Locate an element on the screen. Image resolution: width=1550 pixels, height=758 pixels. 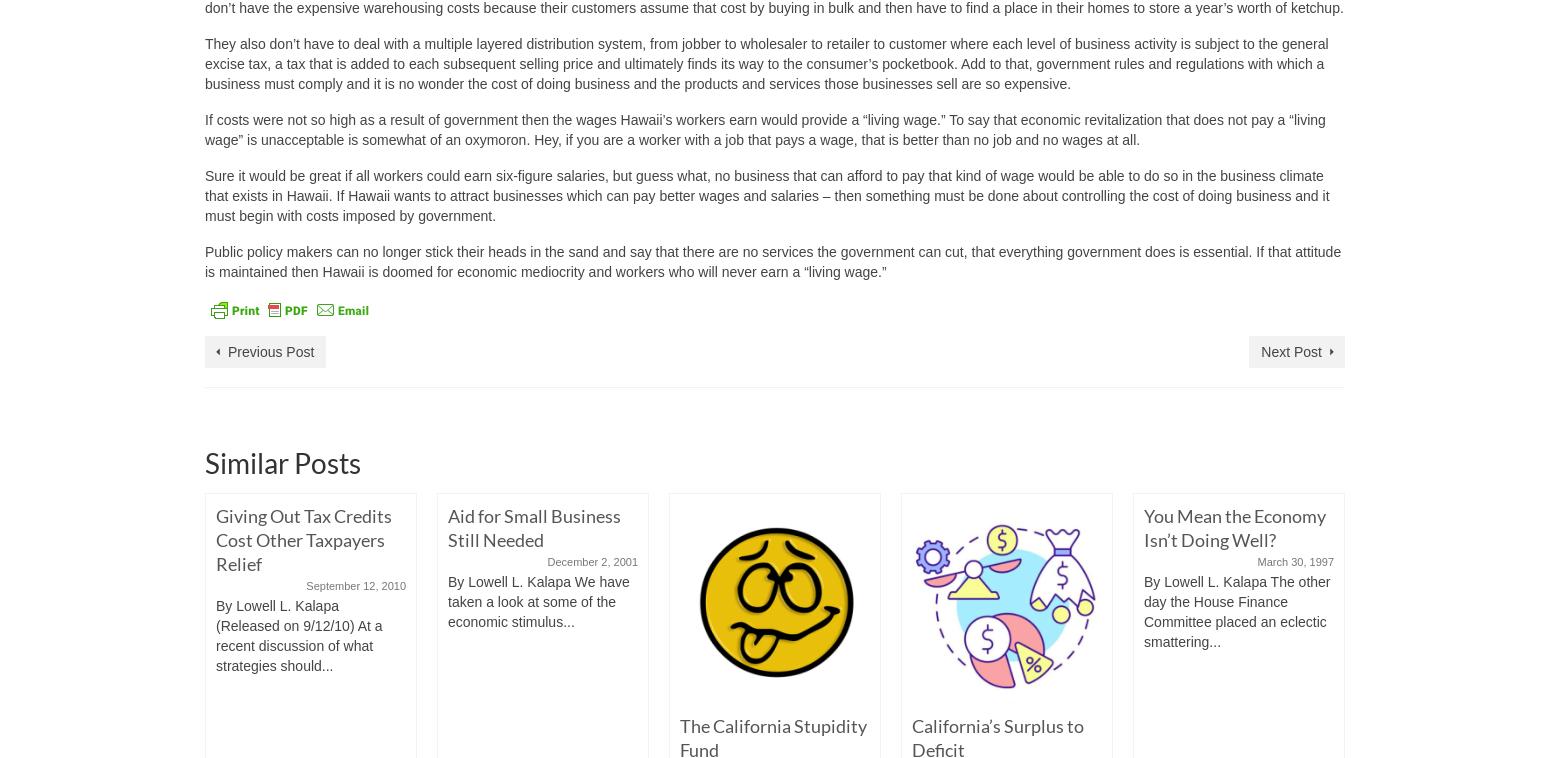
'By Lowell L. Kalapa The other day the House Finance Committee placed an eclectic smattering...' is located at coordinates (1237, 612).